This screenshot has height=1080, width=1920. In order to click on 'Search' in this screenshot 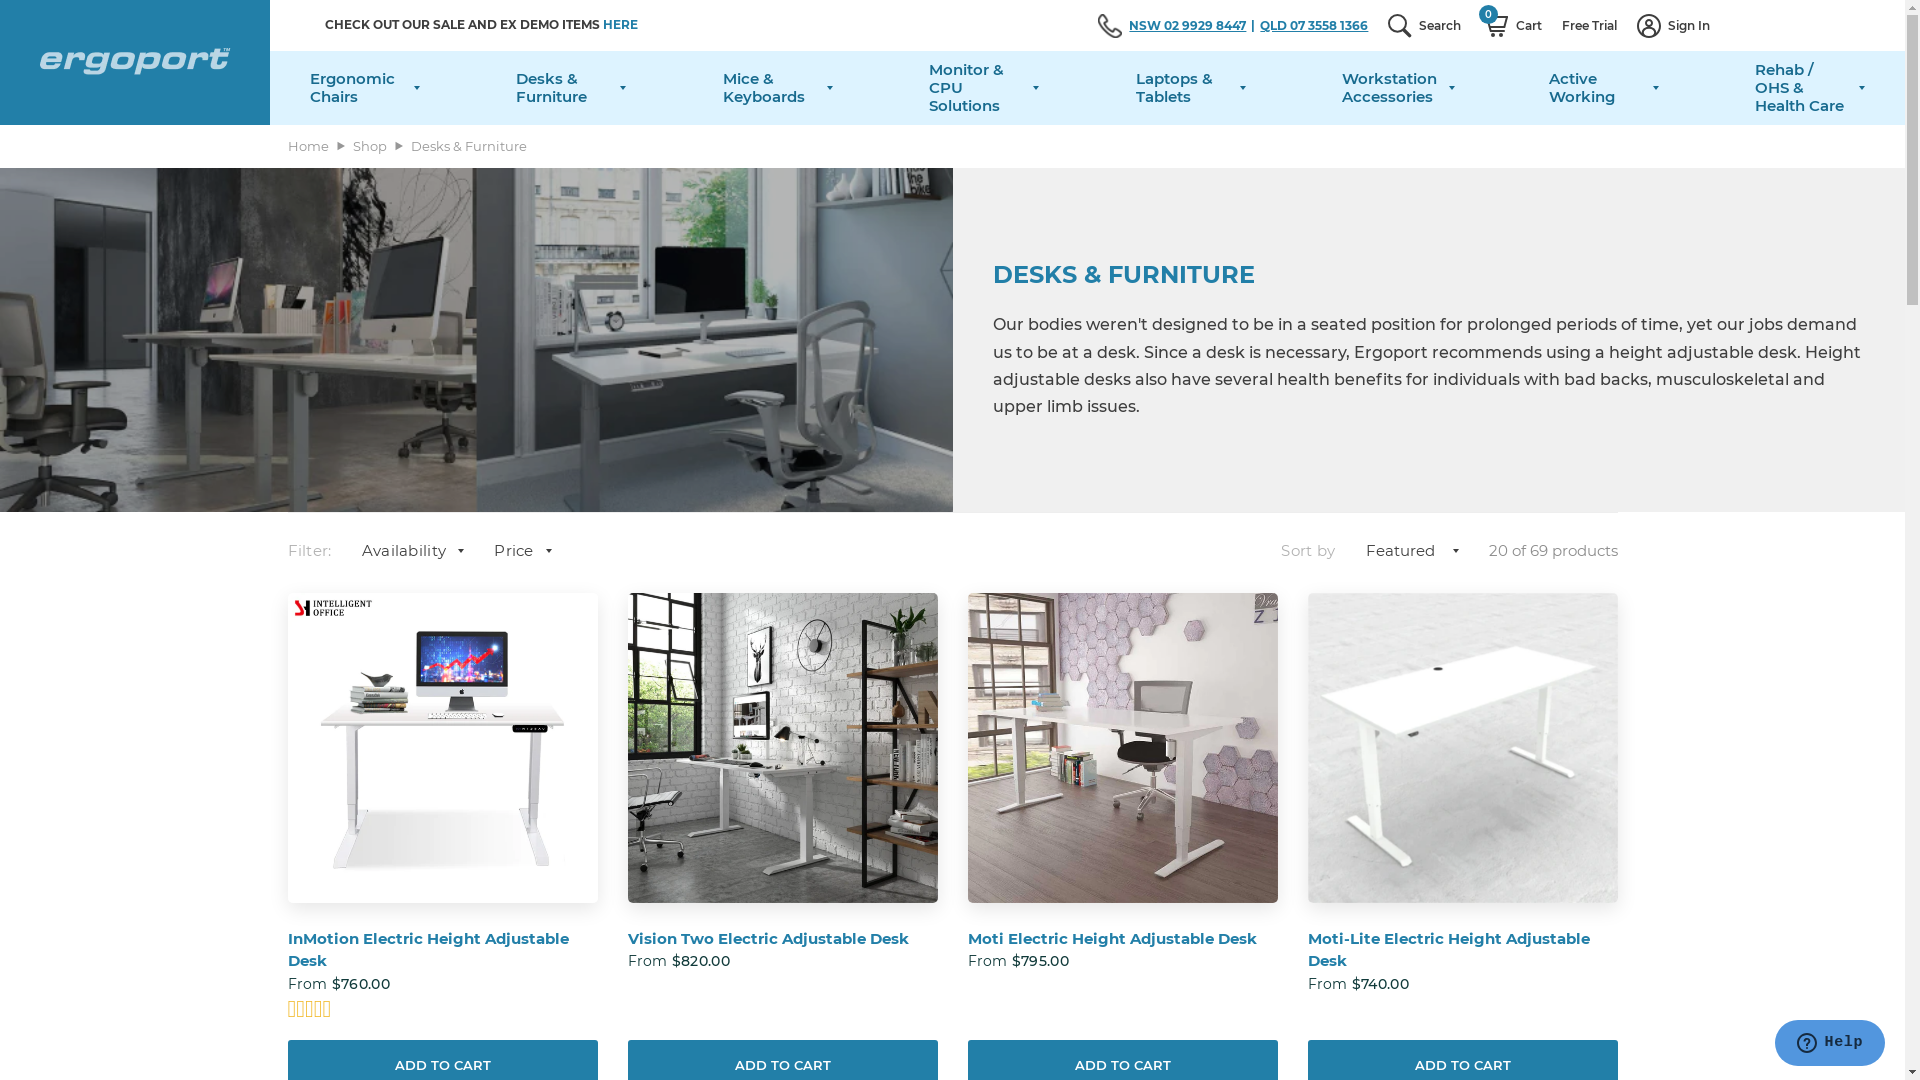, I will do `click(1376, 25)`.